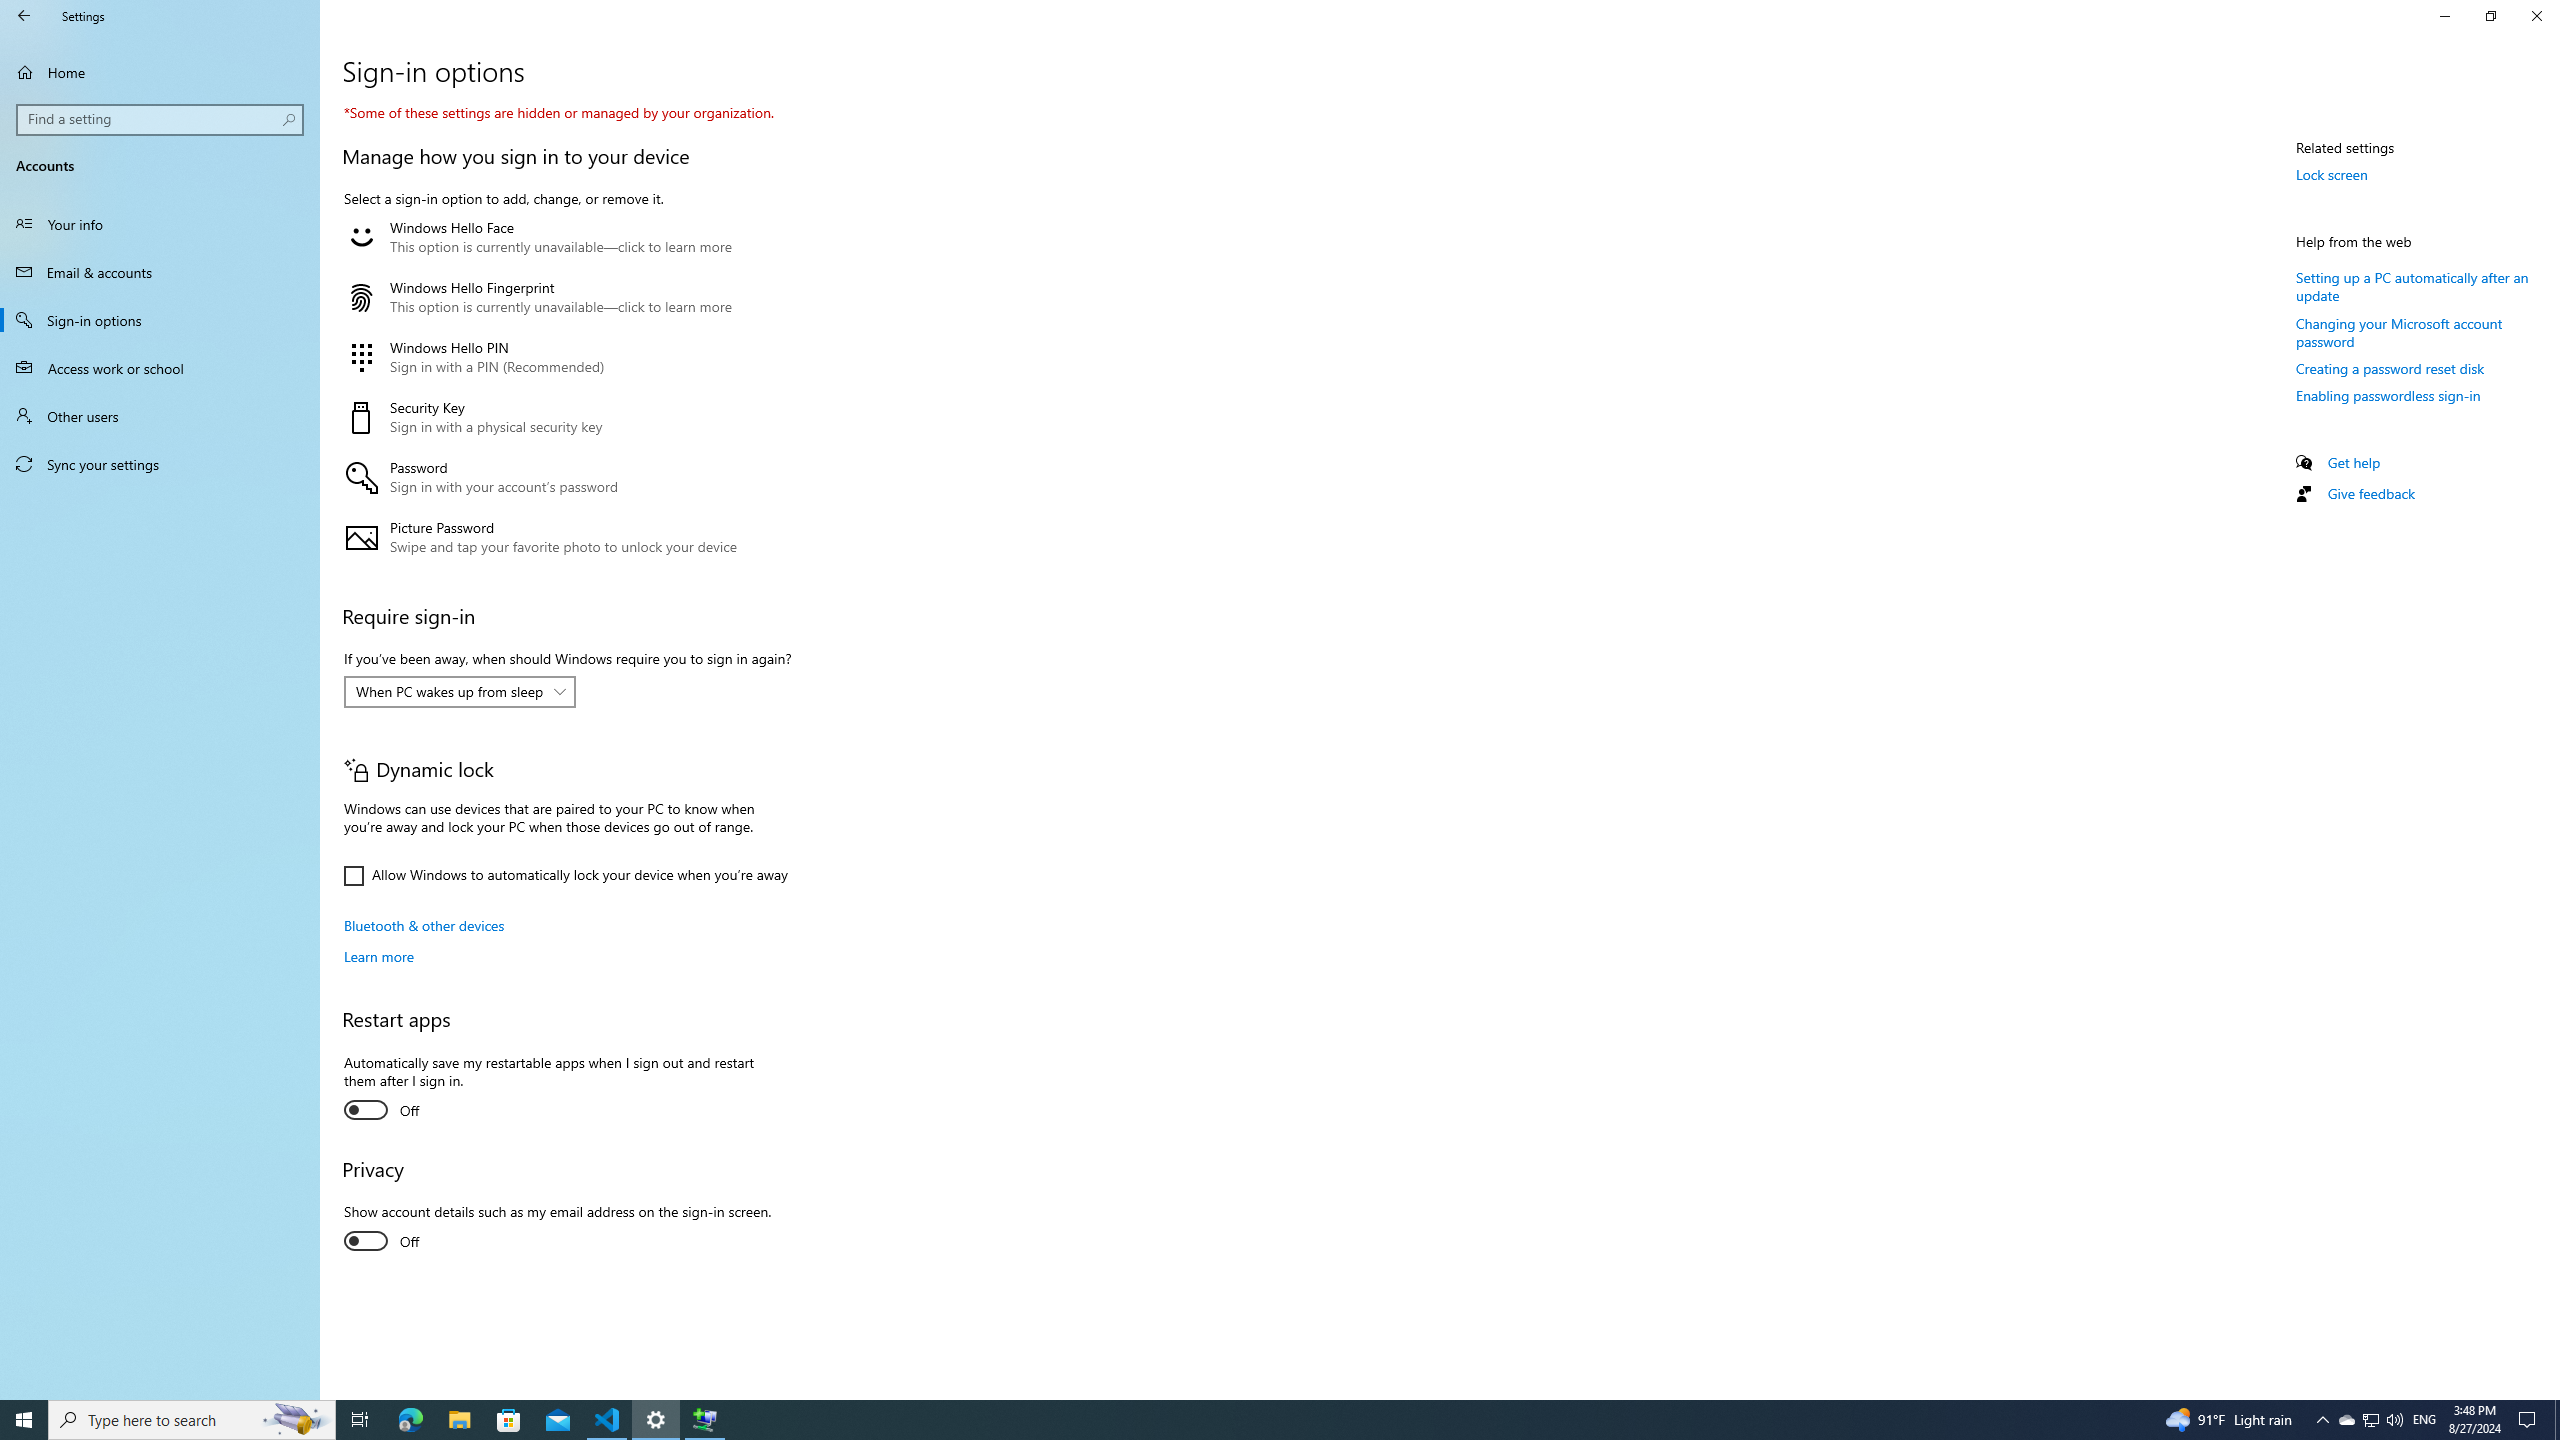  I want to click on 'Extensible Wizards Host Process - 1 running window', so click(705, 1418).